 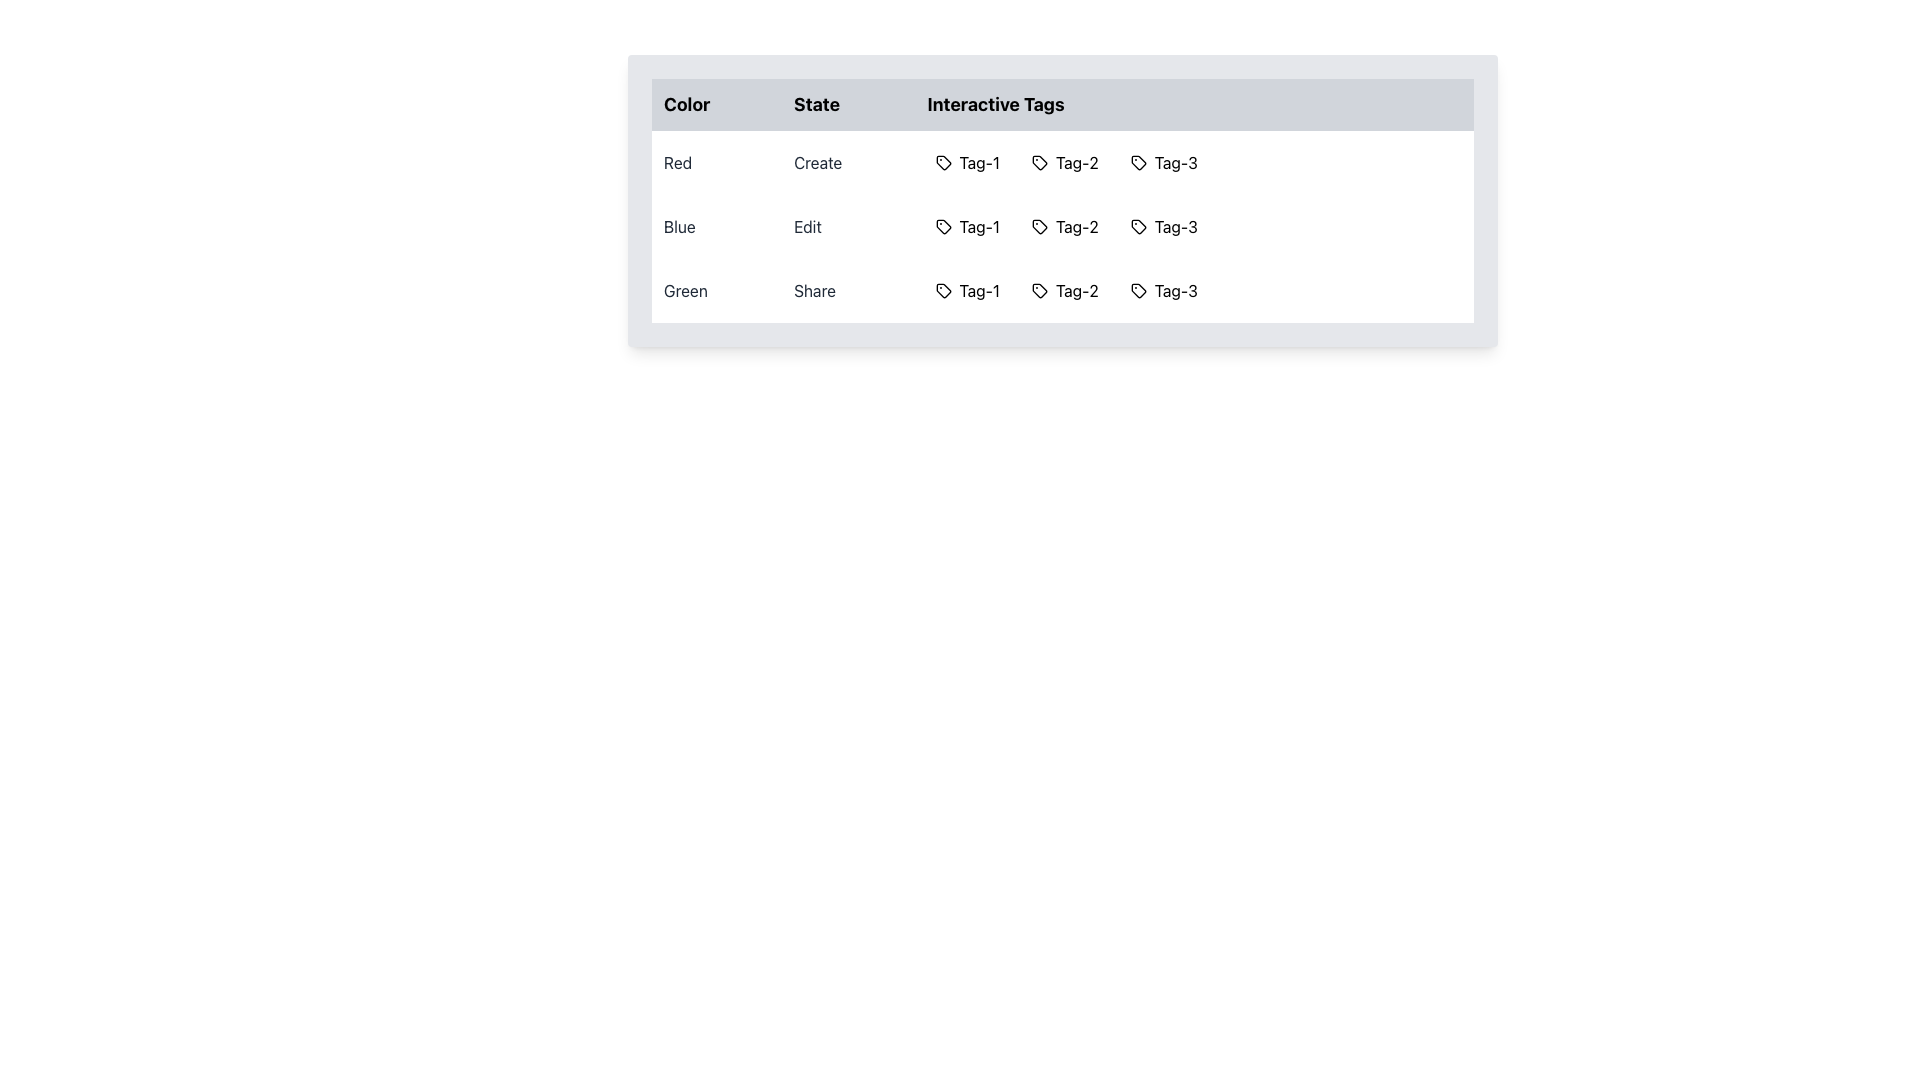 What do you see at coordinates (979, 226) in the screenshot?
I see `the static label 'Tag-1' which indicates a category in the 'Interactive Tags' column of the 'Blue' row in the table` at bounding box center [979, 226].